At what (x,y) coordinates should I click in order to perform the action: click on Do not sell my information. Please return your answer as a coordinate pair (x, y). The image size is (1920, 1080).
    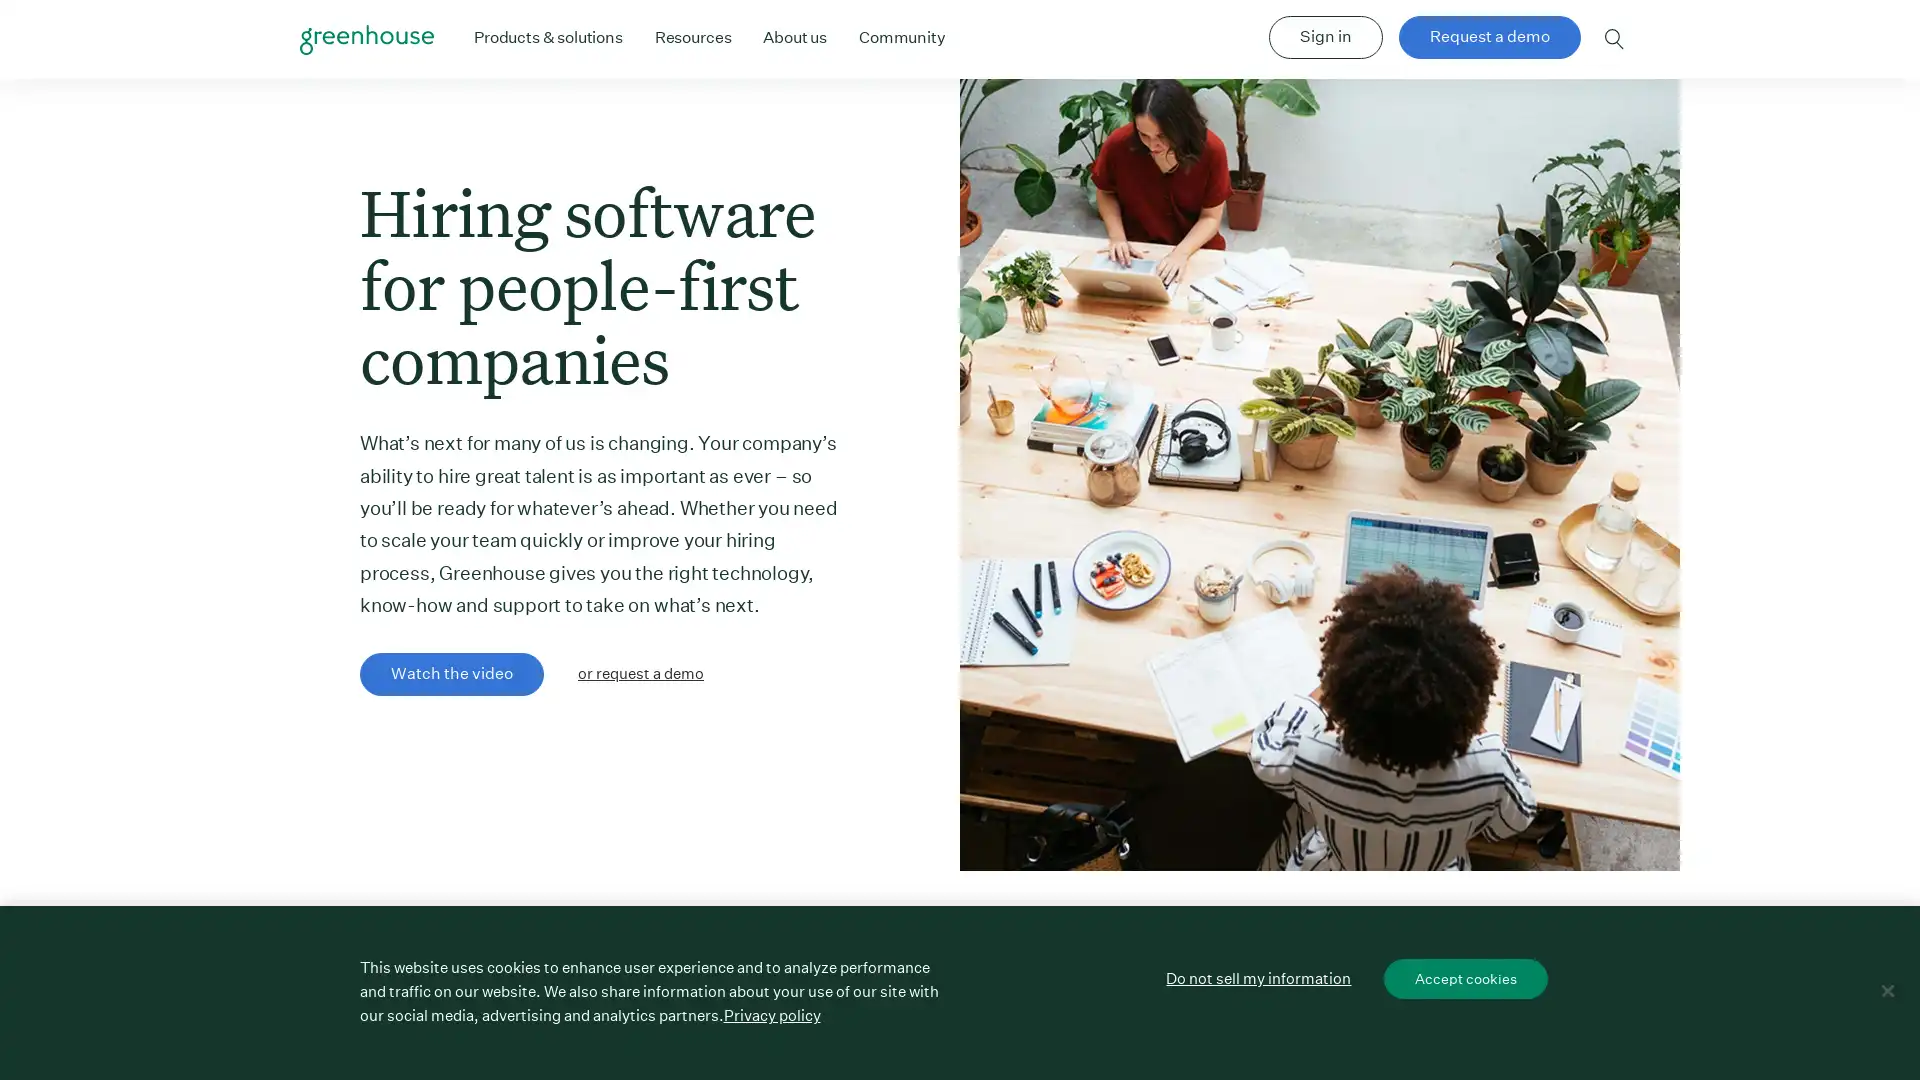
    Looking at the image, I should click on (1257, 977).